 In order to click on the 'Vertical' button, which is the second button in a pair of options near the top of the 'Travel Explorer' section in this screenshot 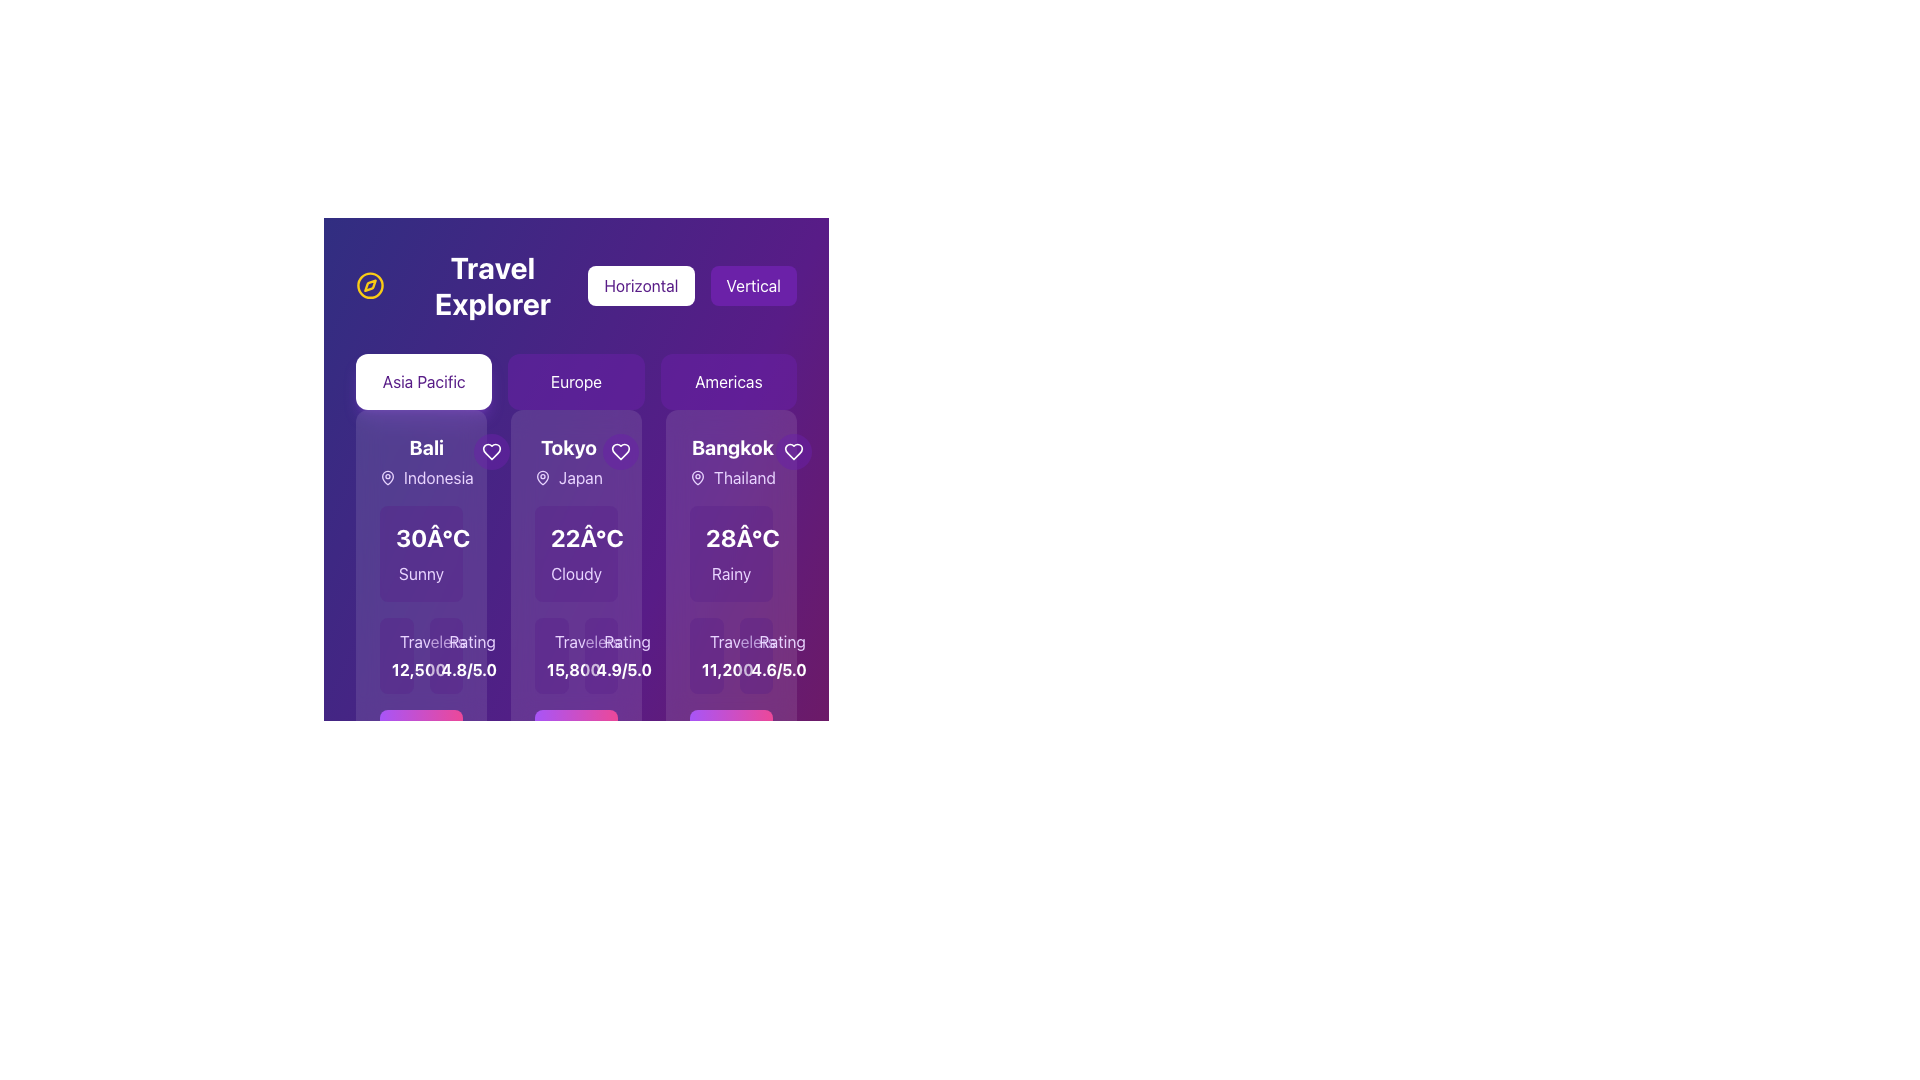, I will do `click(752, 285)`.